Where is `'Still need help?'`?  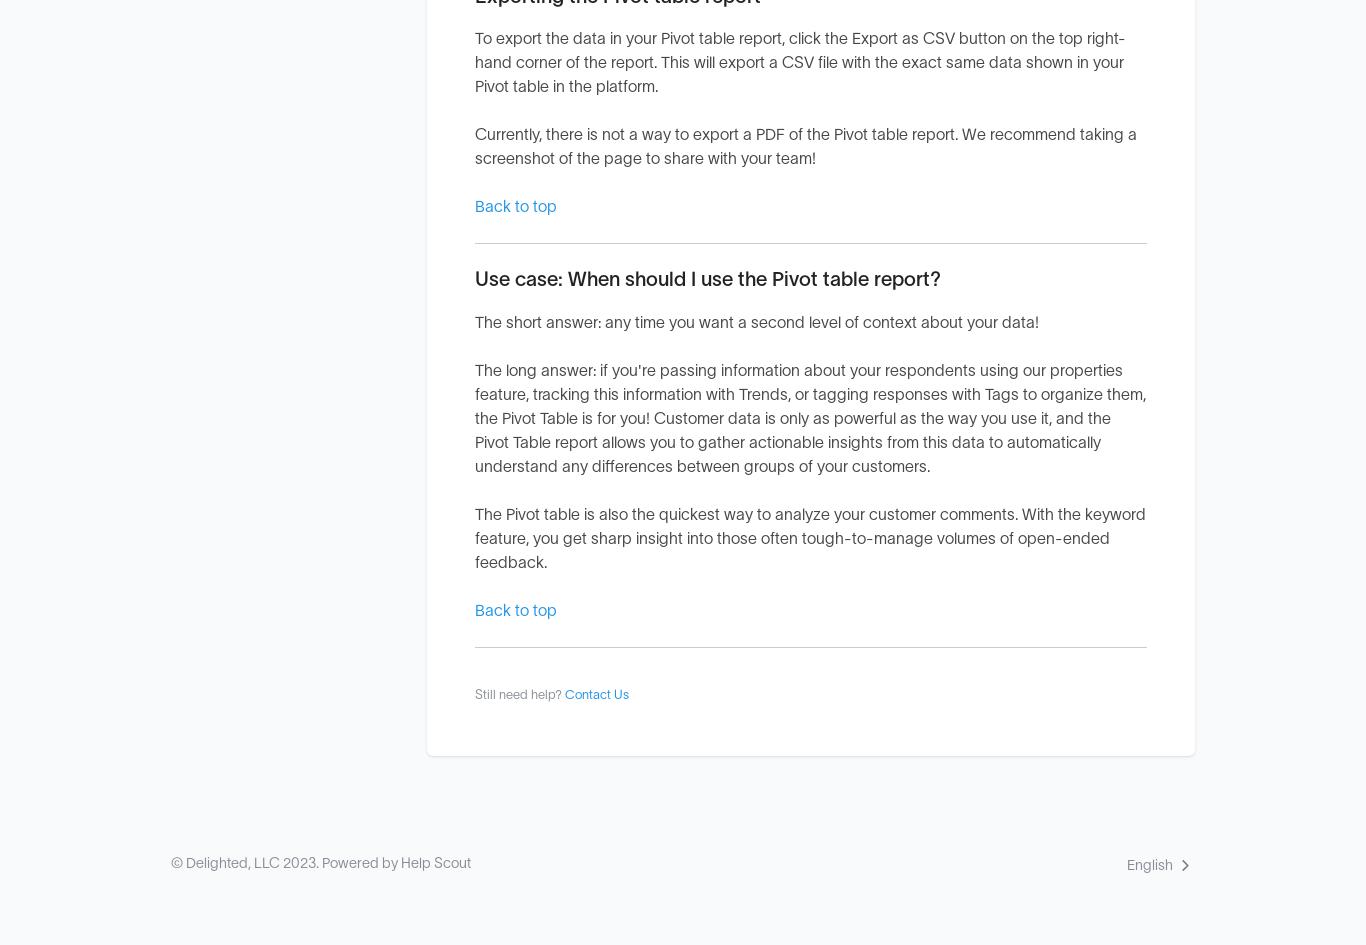
'Still need help?' is located at coordinates (474, 694).